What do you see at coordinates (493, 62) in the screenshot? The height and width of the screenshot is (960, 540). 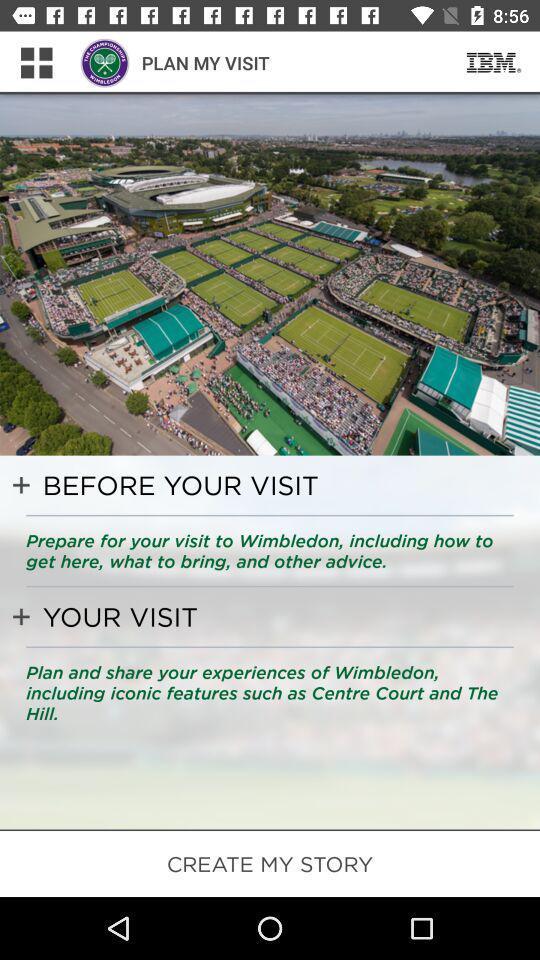 I see `the date_range icon` at bounding box center [493, 62].